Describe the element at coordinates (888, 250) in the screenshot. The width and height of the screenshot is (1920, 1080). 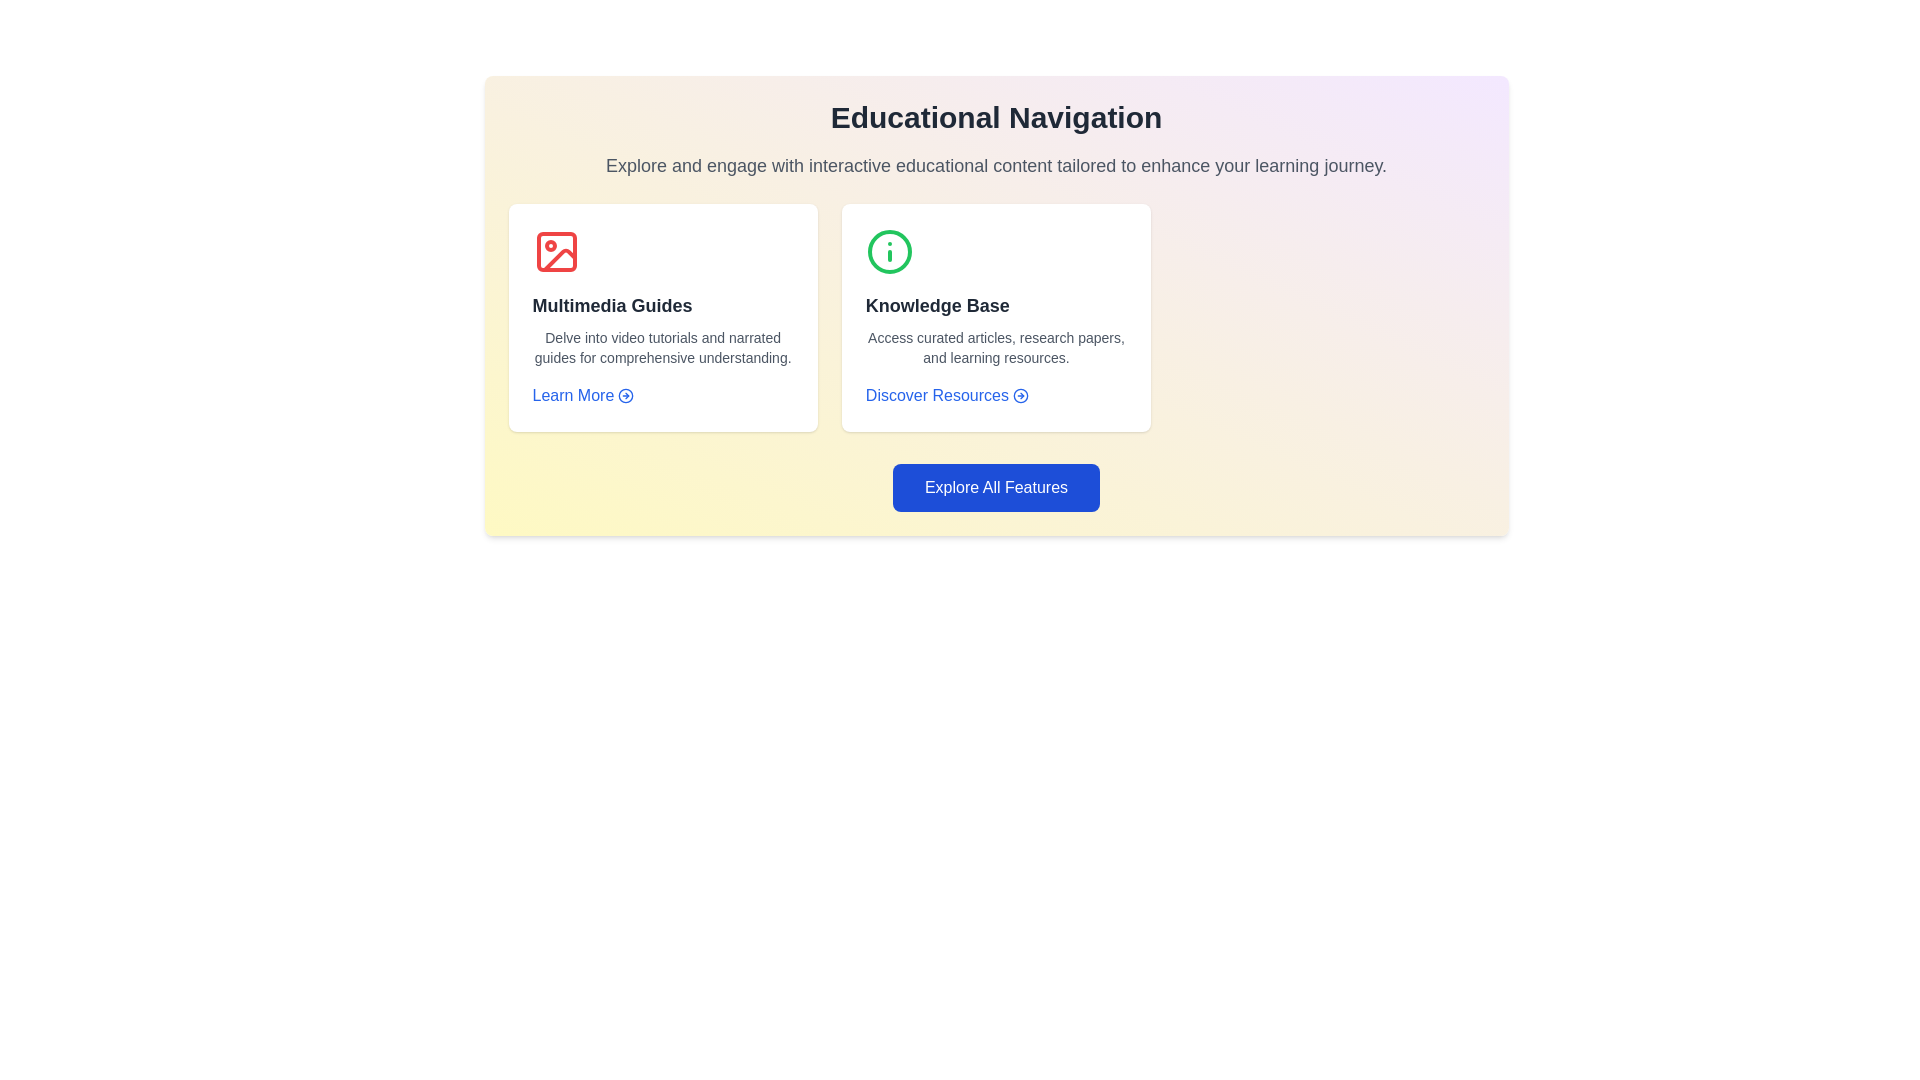
I see `the green circular icon with a lowercase 'i' at its center, located in the top-left position of the 'Knowledge Base' card` at that location.